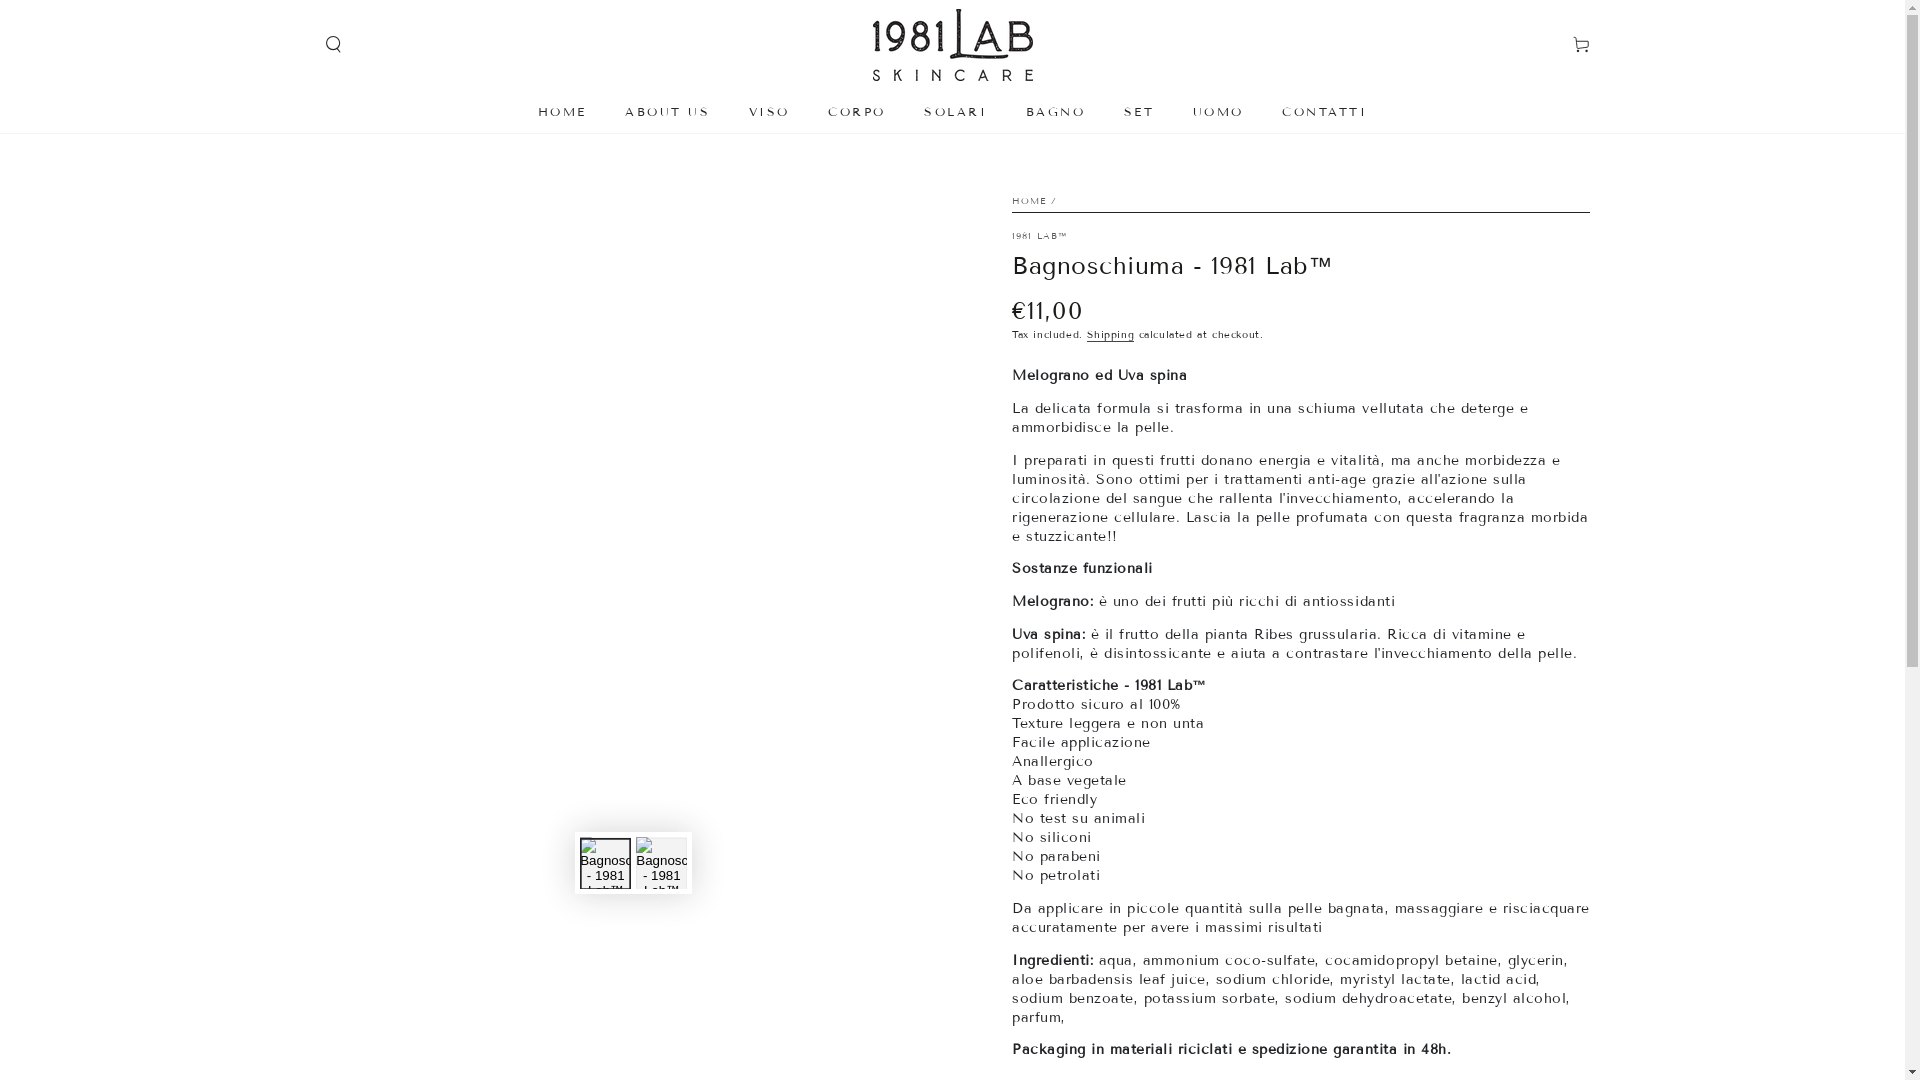  I want to click on 'Shipping', so click(1109, 333).